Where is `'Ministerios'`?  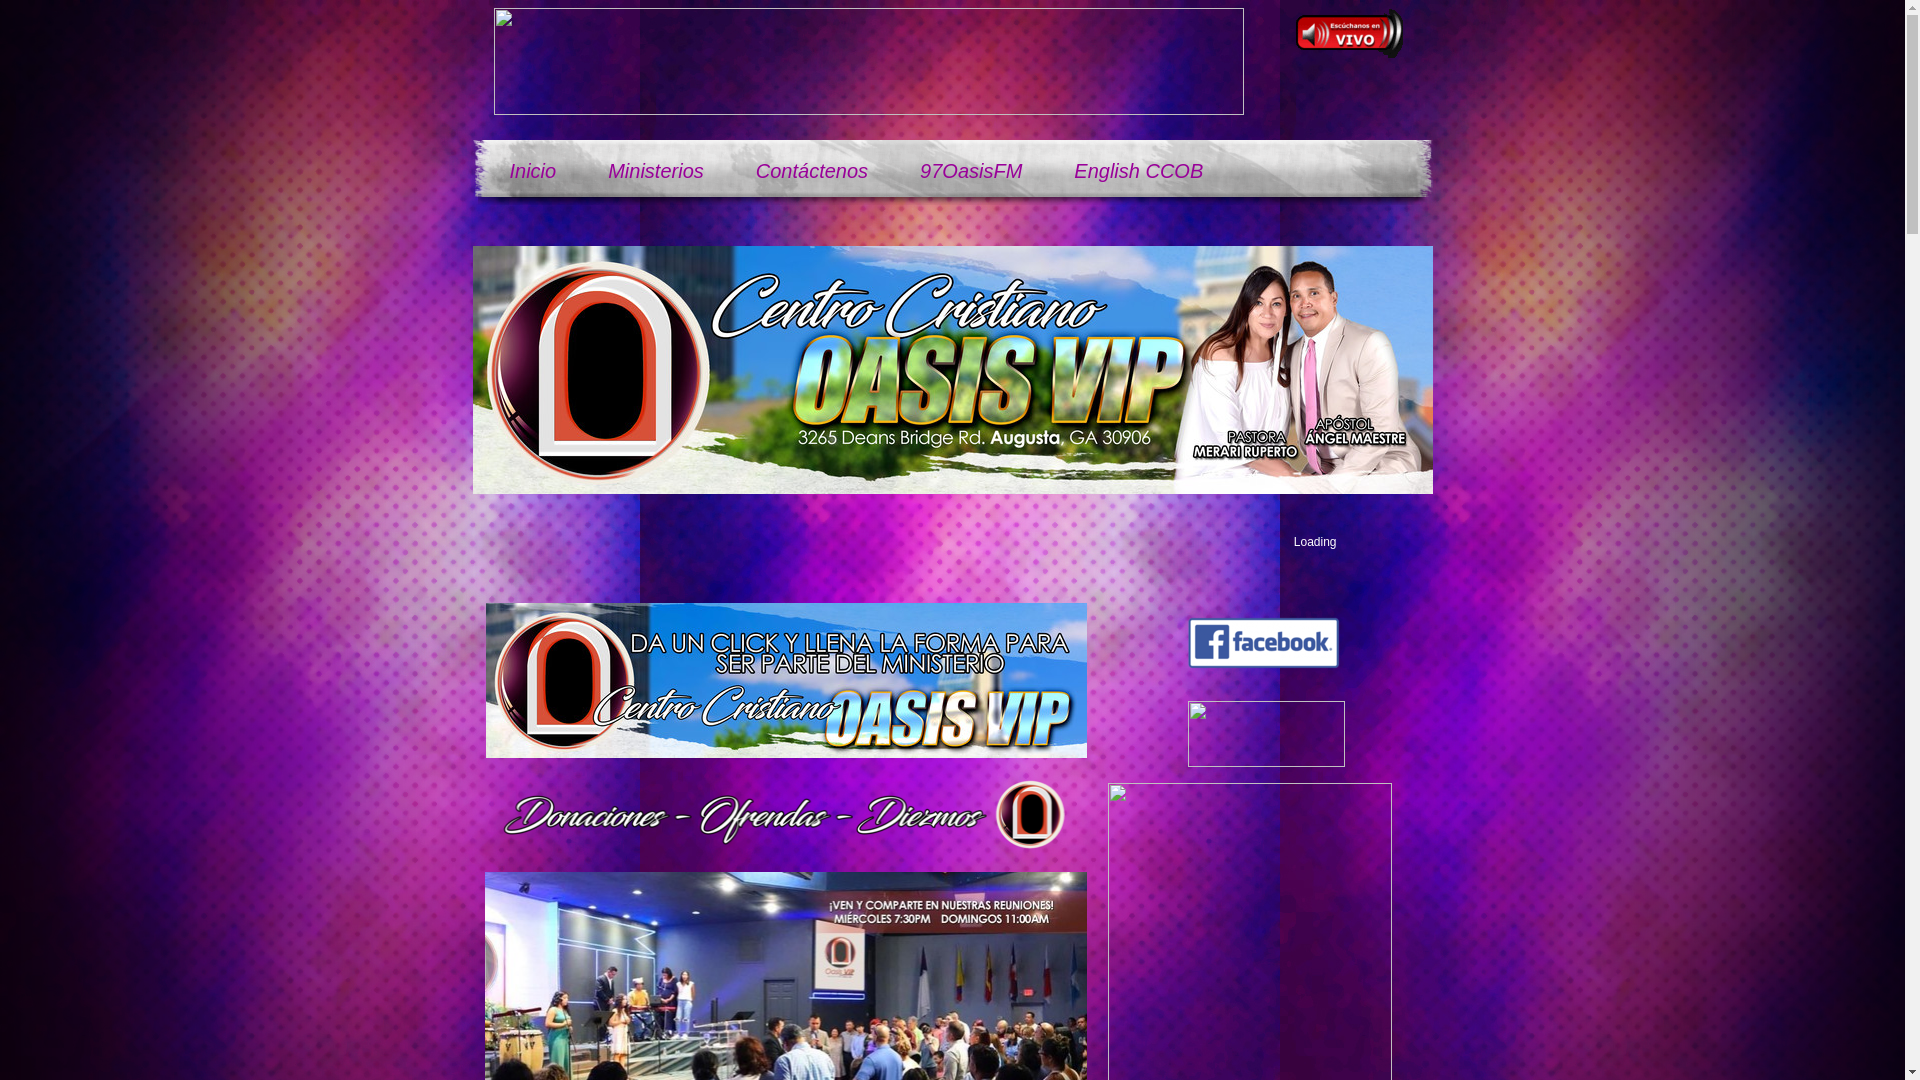 'Ministerios' is located at coordinates (656, 170).